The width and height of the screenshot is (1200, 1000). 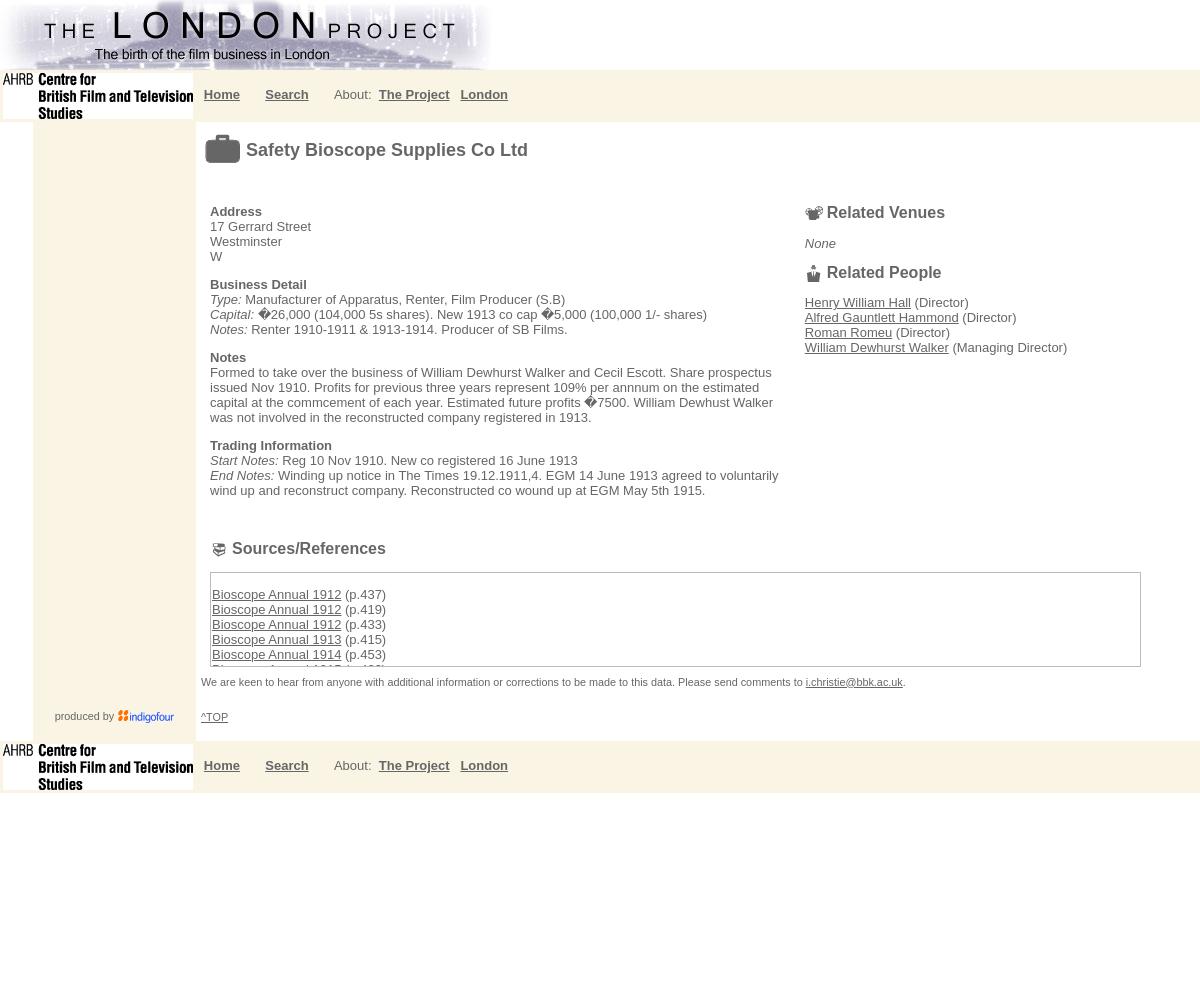 What do you see at coordinates (824, 211) in the screenshot?
I see `'Related Venues'` at bounding box center [824, 211].